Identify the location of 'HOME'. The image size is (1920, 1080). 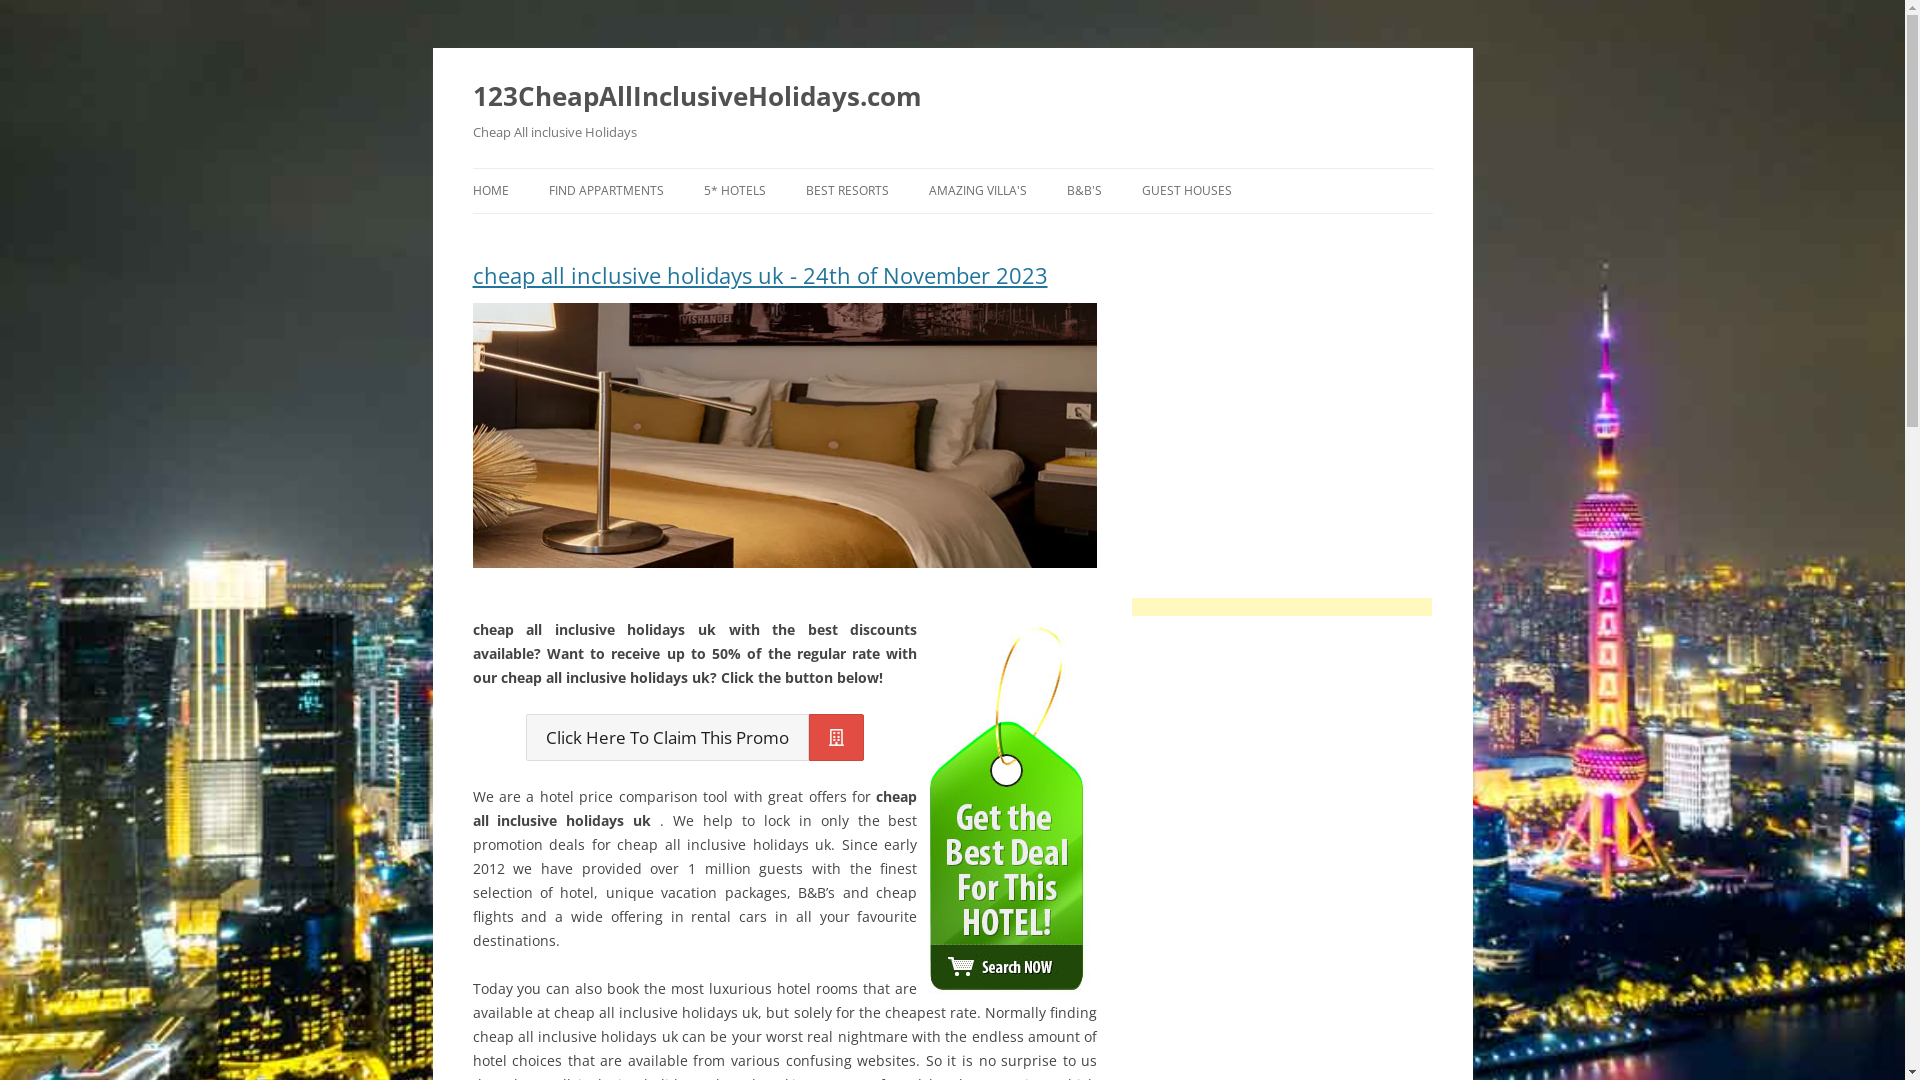
(489, 191).